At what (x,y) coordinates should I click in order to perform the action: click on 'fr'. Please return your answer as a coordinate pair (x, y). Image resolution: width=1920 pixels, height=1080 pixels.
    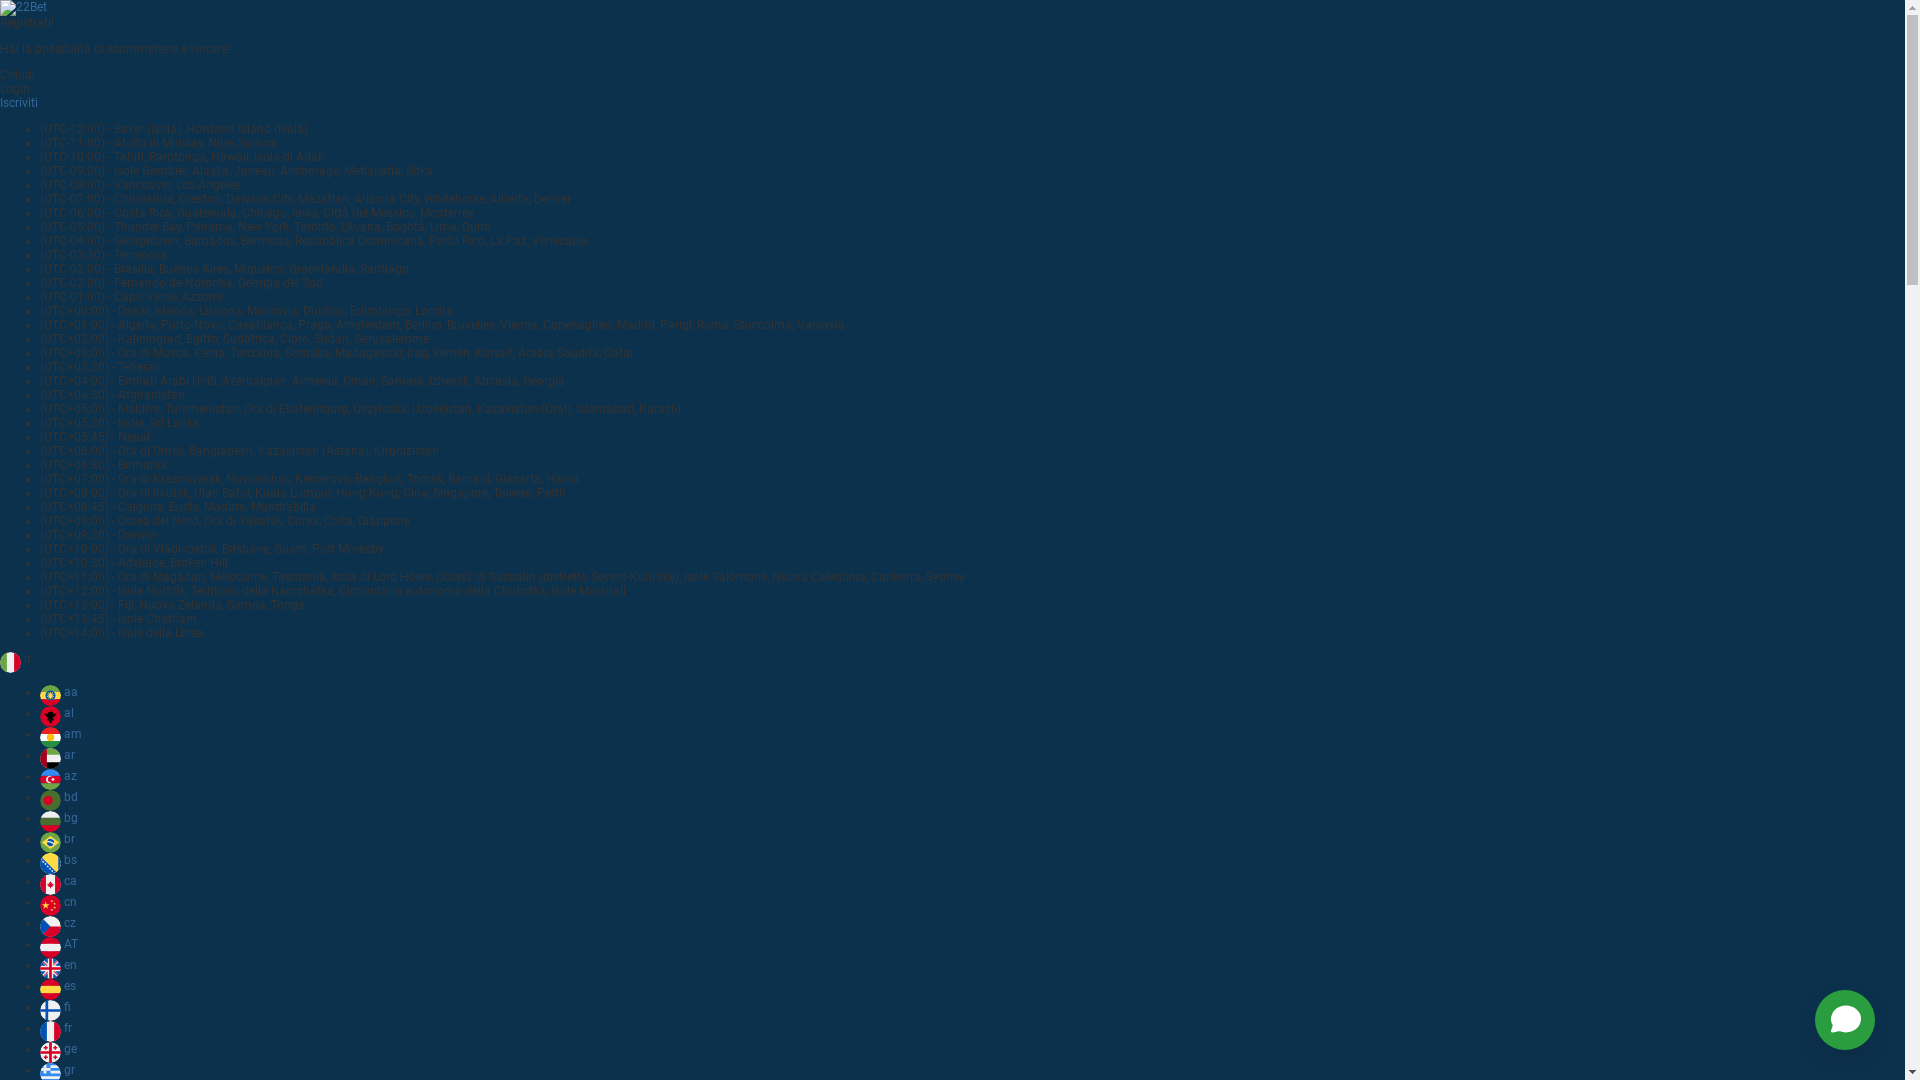
    Looking at the image, I should click on (56, 1028).